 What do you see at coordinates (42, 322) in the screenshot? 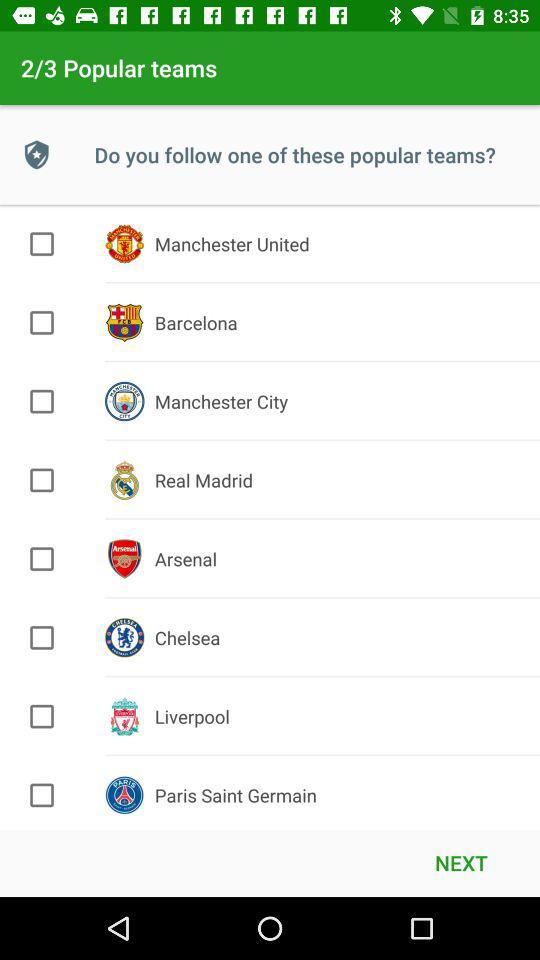
I see `the column for the barcelona page` at bounding box center [42, 322].